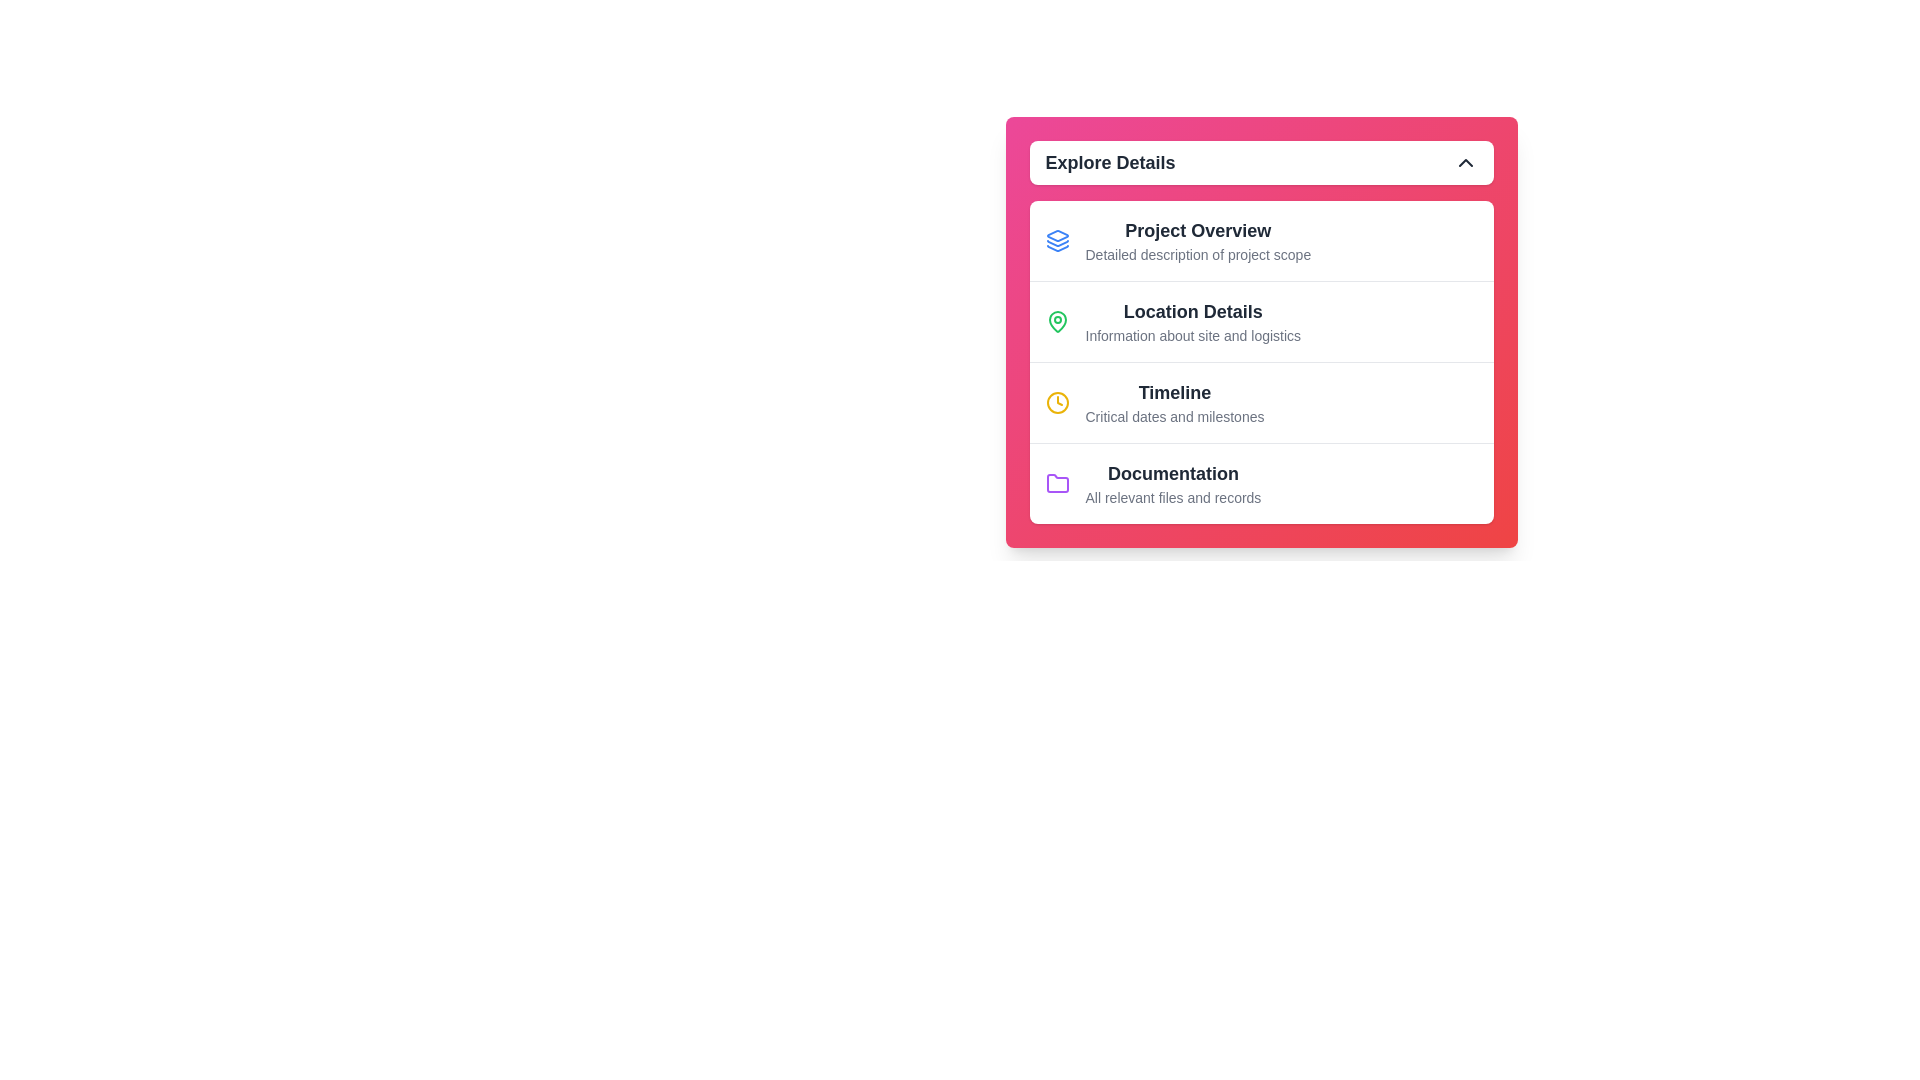 The width and height of the screenshot is (1920, 1080). Describe the element at coordinates (1193, 320) in the screenshot. I see `the second item in the 'Explore Details' section, which is a Text label with supporting description` at that location.